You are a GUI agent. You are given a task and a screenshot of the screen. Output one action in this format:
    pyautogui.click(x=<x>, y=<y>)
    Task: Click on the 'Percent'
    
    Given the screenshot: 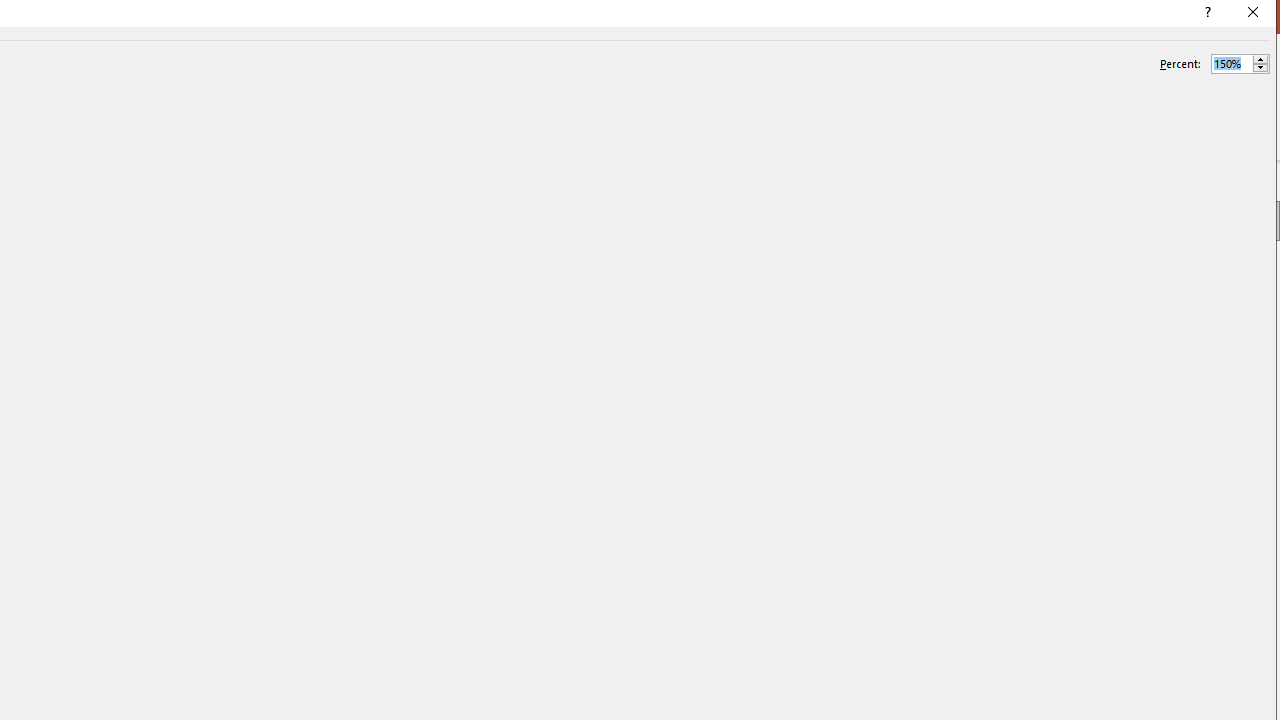 What is the action you would take?
    pyautogui.click(x=1239, y=63)
    